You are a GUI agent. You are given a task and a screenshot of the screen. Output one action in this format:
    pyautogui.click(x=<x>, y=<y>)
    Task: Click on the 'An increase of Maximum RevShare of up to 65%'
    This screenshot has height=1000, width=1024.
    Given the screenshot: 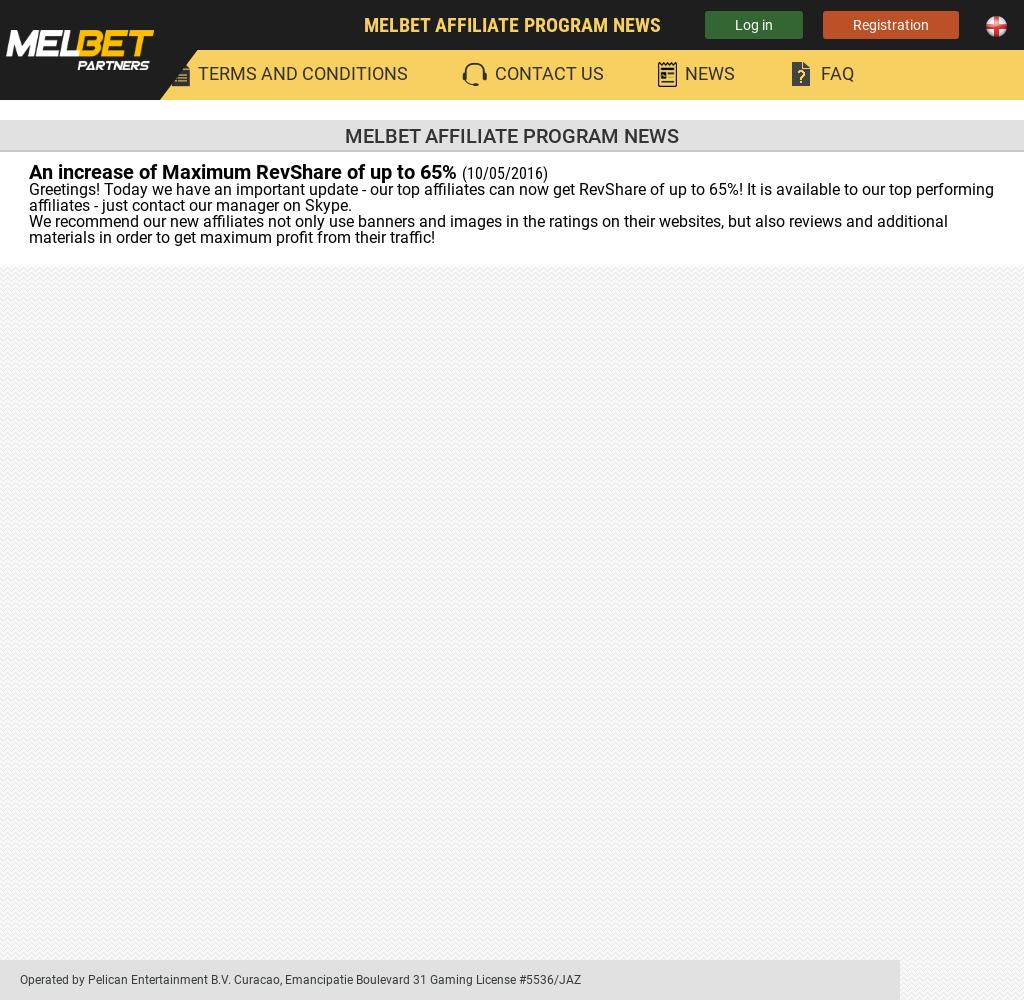 What is the action you would take?
    pyautogui.click(x=244, y=172)
    